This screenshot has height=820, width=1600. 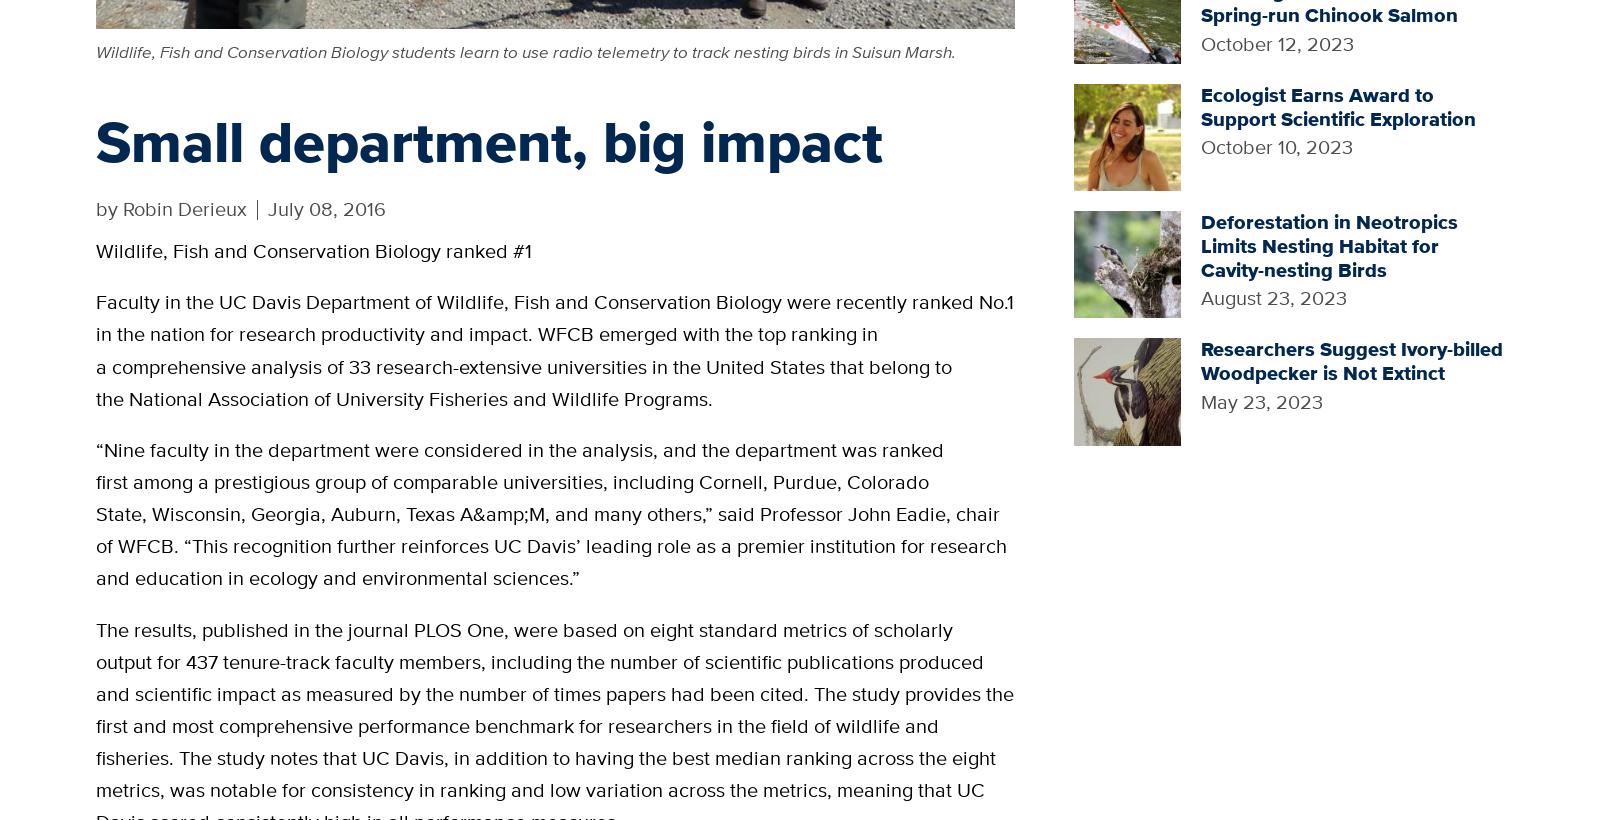 I want to click on 'Faculty in the UC Davis Department of Wildlife, Fish and Conservation Biology were recently ranked No.1 in the nation for research productivity and impact. WFCB emerged with the top ranking in a comprehensive analysis of 33 research-extensive universities in the United States that belong to the National Association of University Fisheries and Wildlife Programs.', so click(x=95, y=348).